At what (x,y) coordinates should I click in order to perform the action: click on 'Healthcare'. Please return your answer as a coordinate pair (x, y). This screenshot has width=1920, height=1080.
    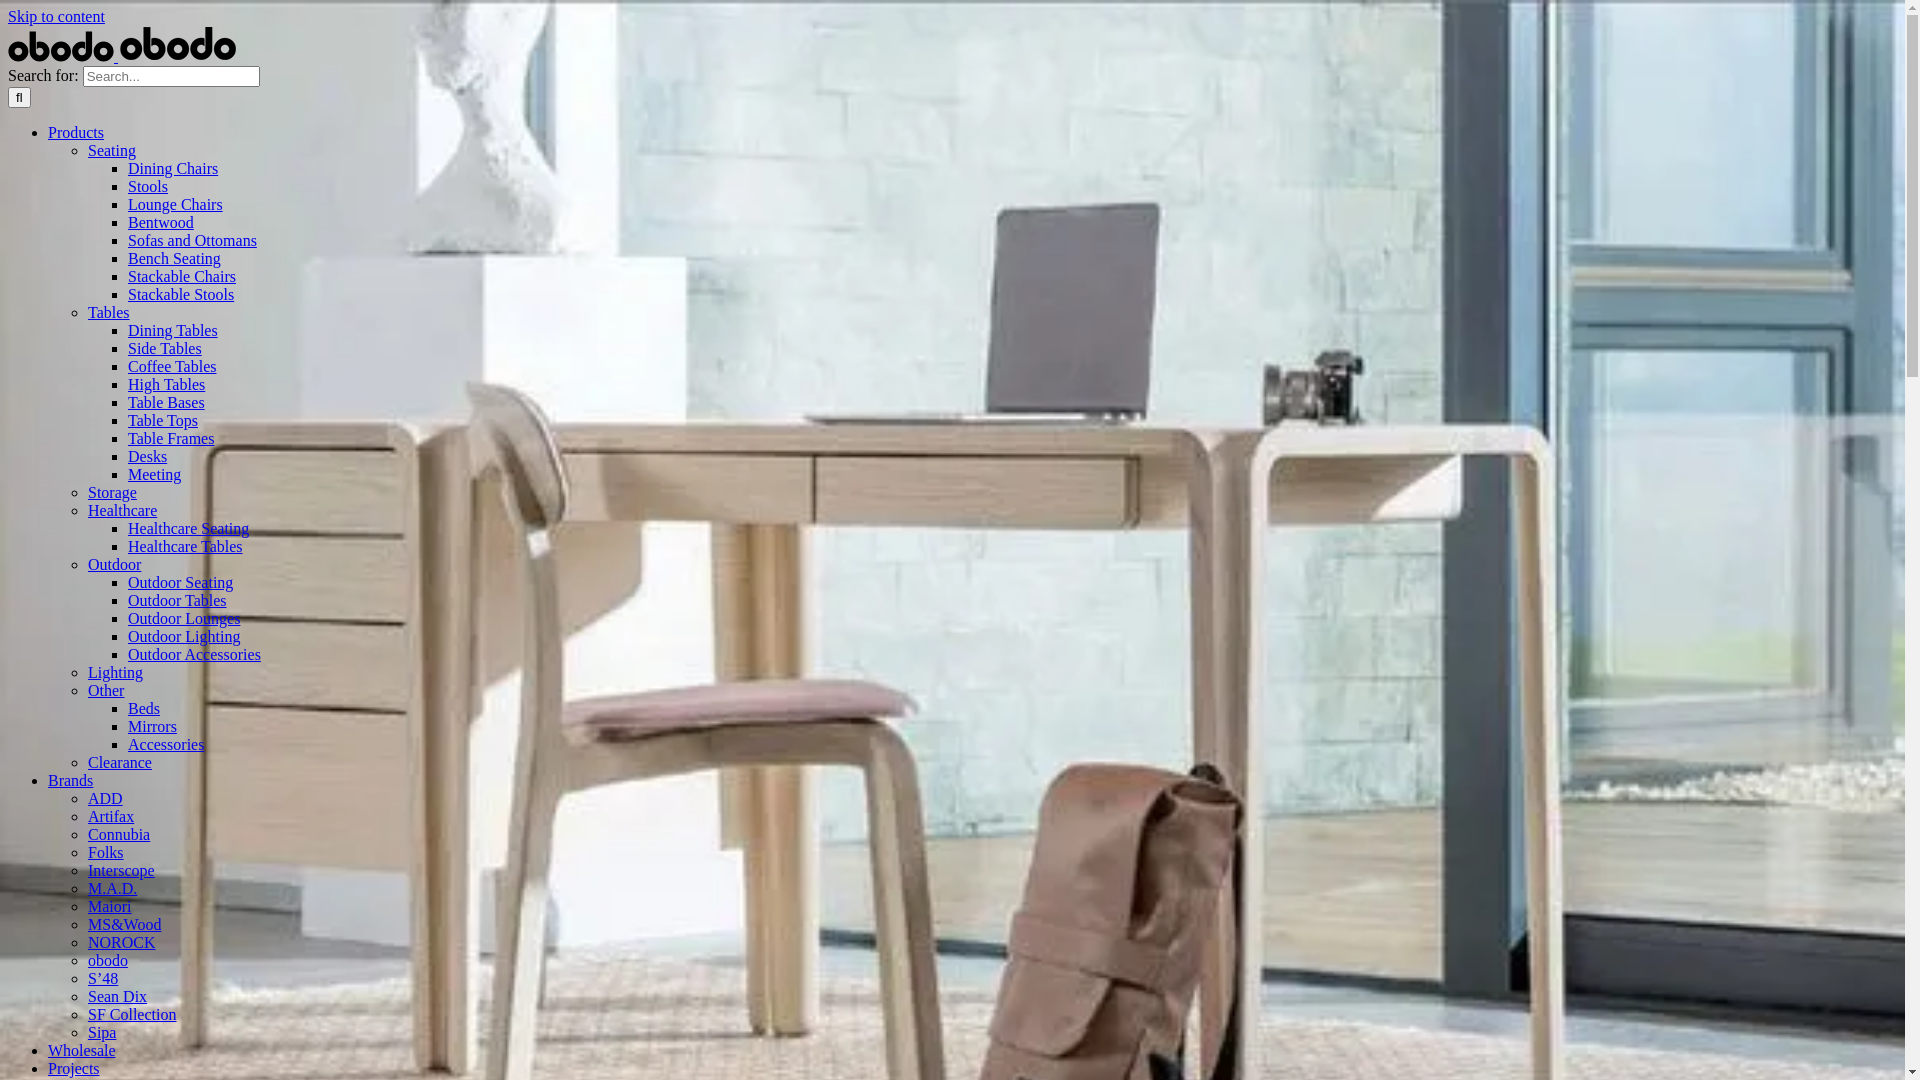
    Looking at the image, I should click on (121, 509).